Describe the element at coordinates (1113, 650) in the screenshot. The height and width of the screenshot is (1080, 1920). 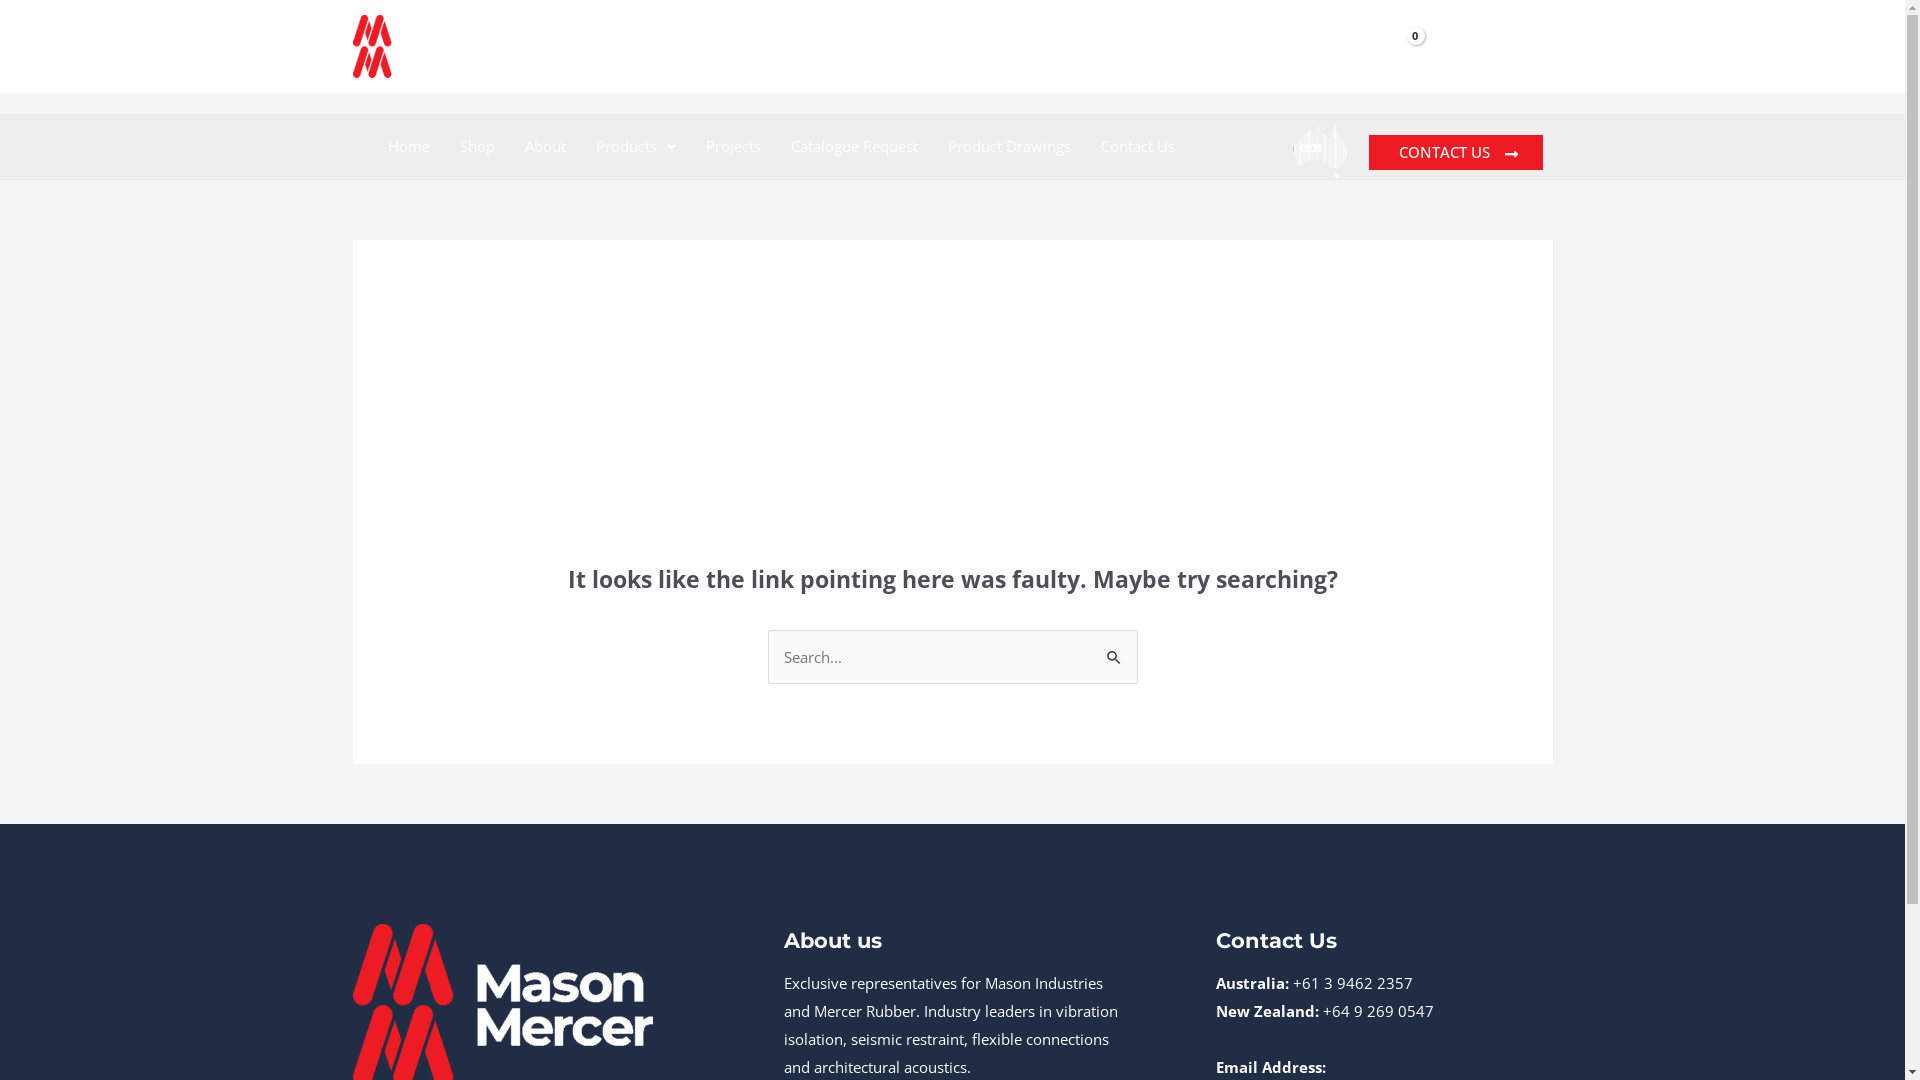
I see `'Search'` at that location.